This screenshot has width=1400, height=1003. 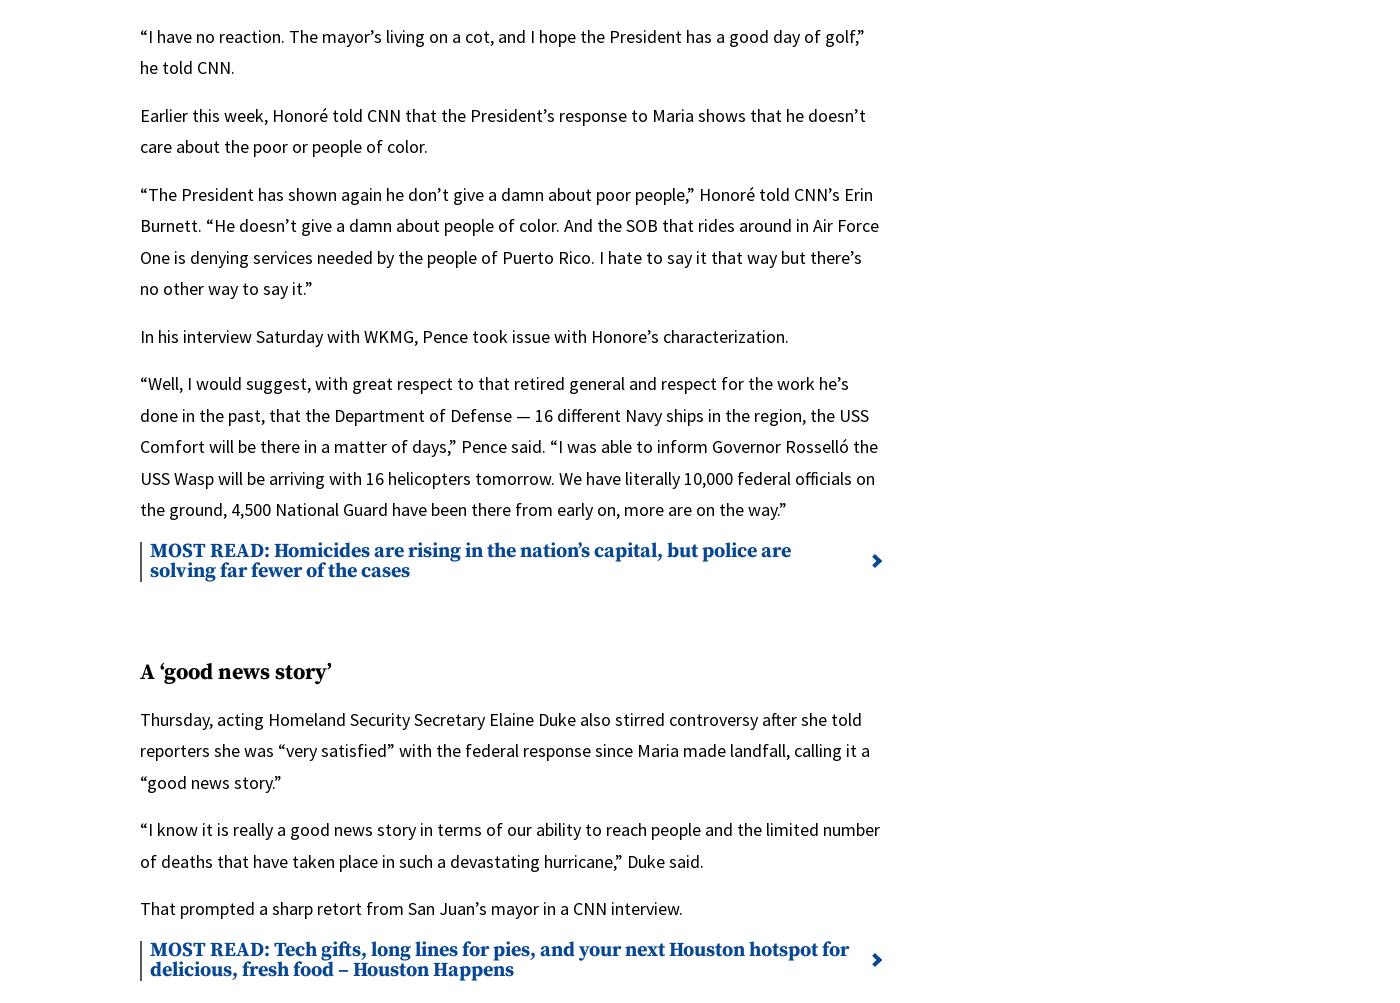 I want to click on 'In his interview Saturday with WKMG, Pence took issue with Honore’s characterization.', so click(x=463, y=334).